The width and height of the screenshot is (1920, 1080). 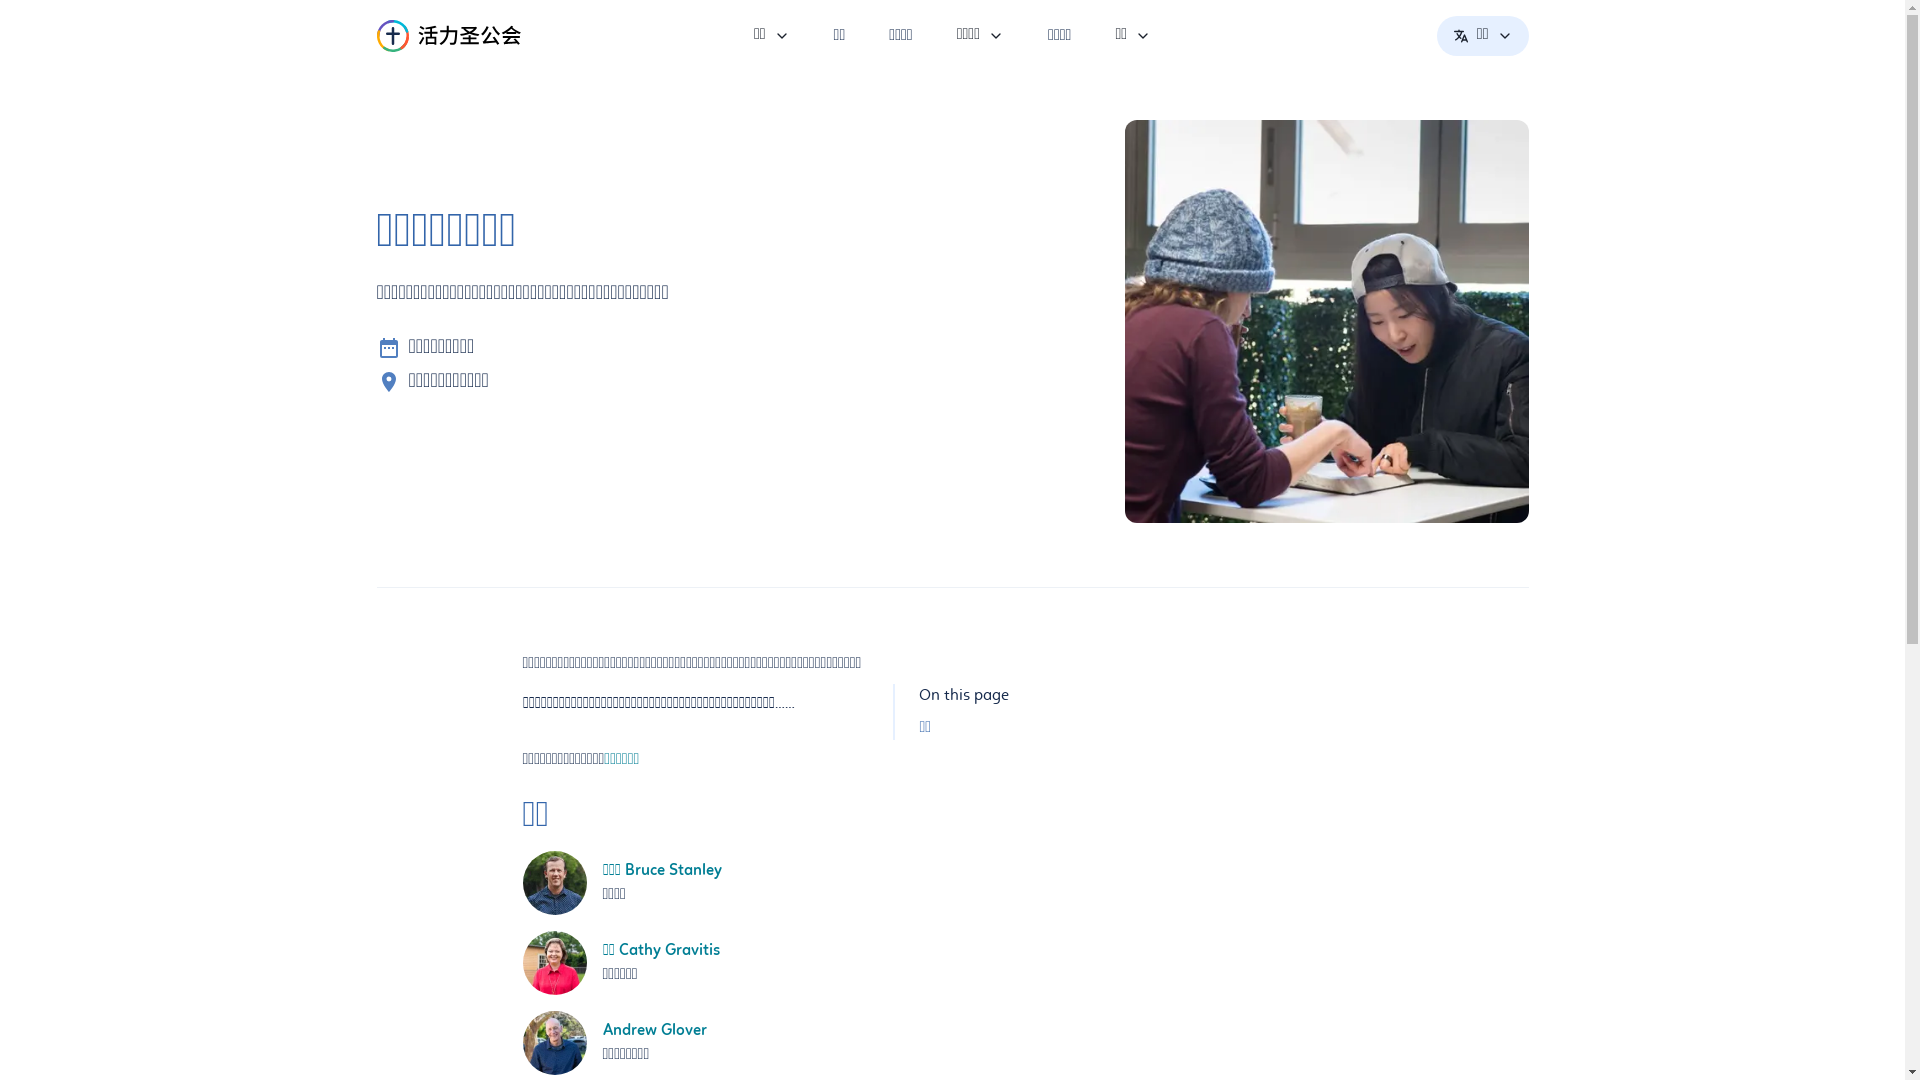 What do you see at coordinates (653, 1030) in the screenshot?
I see `'Andrew Glover'` at bounding box center [653, 1030].